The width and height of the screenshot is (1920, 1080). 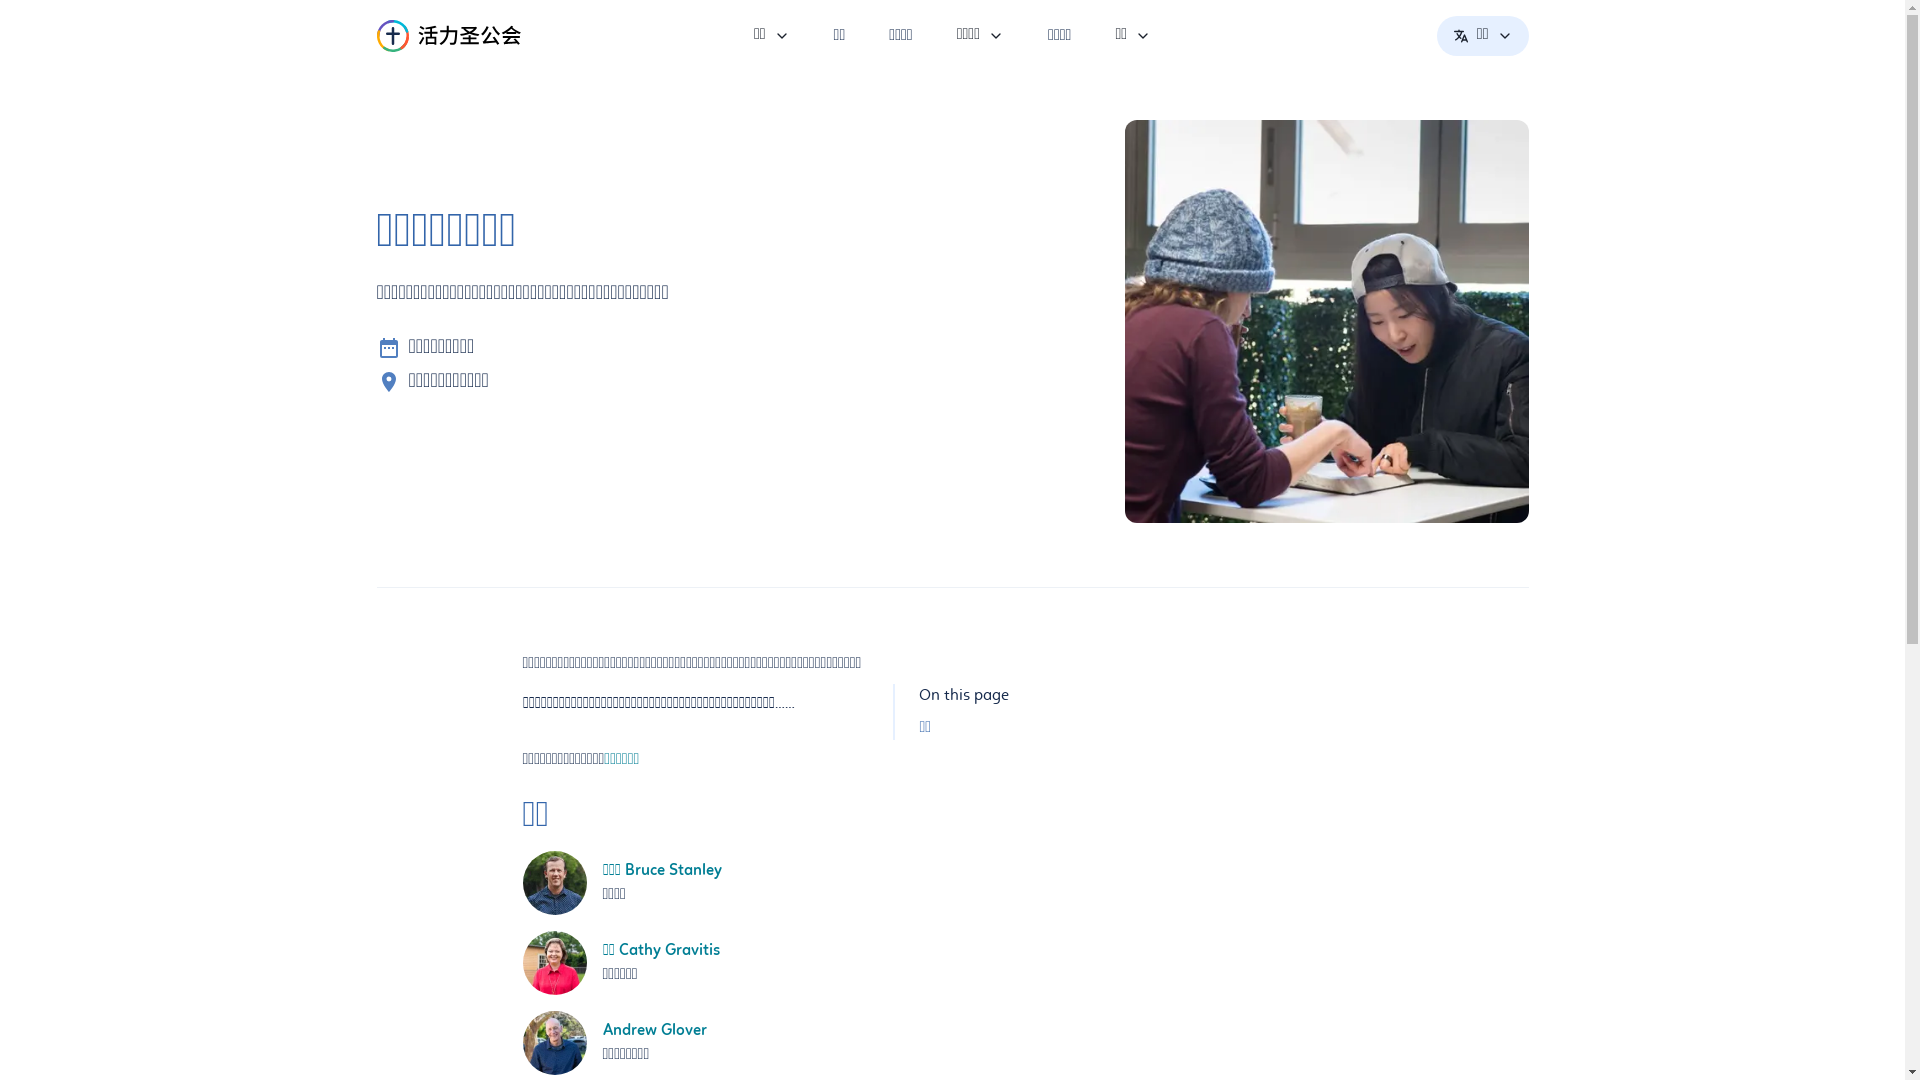 What do you see at coordinates (653, 1030) in the screenshot?
I see `'Andrew Glover'` at bounding box center [653, 1030].